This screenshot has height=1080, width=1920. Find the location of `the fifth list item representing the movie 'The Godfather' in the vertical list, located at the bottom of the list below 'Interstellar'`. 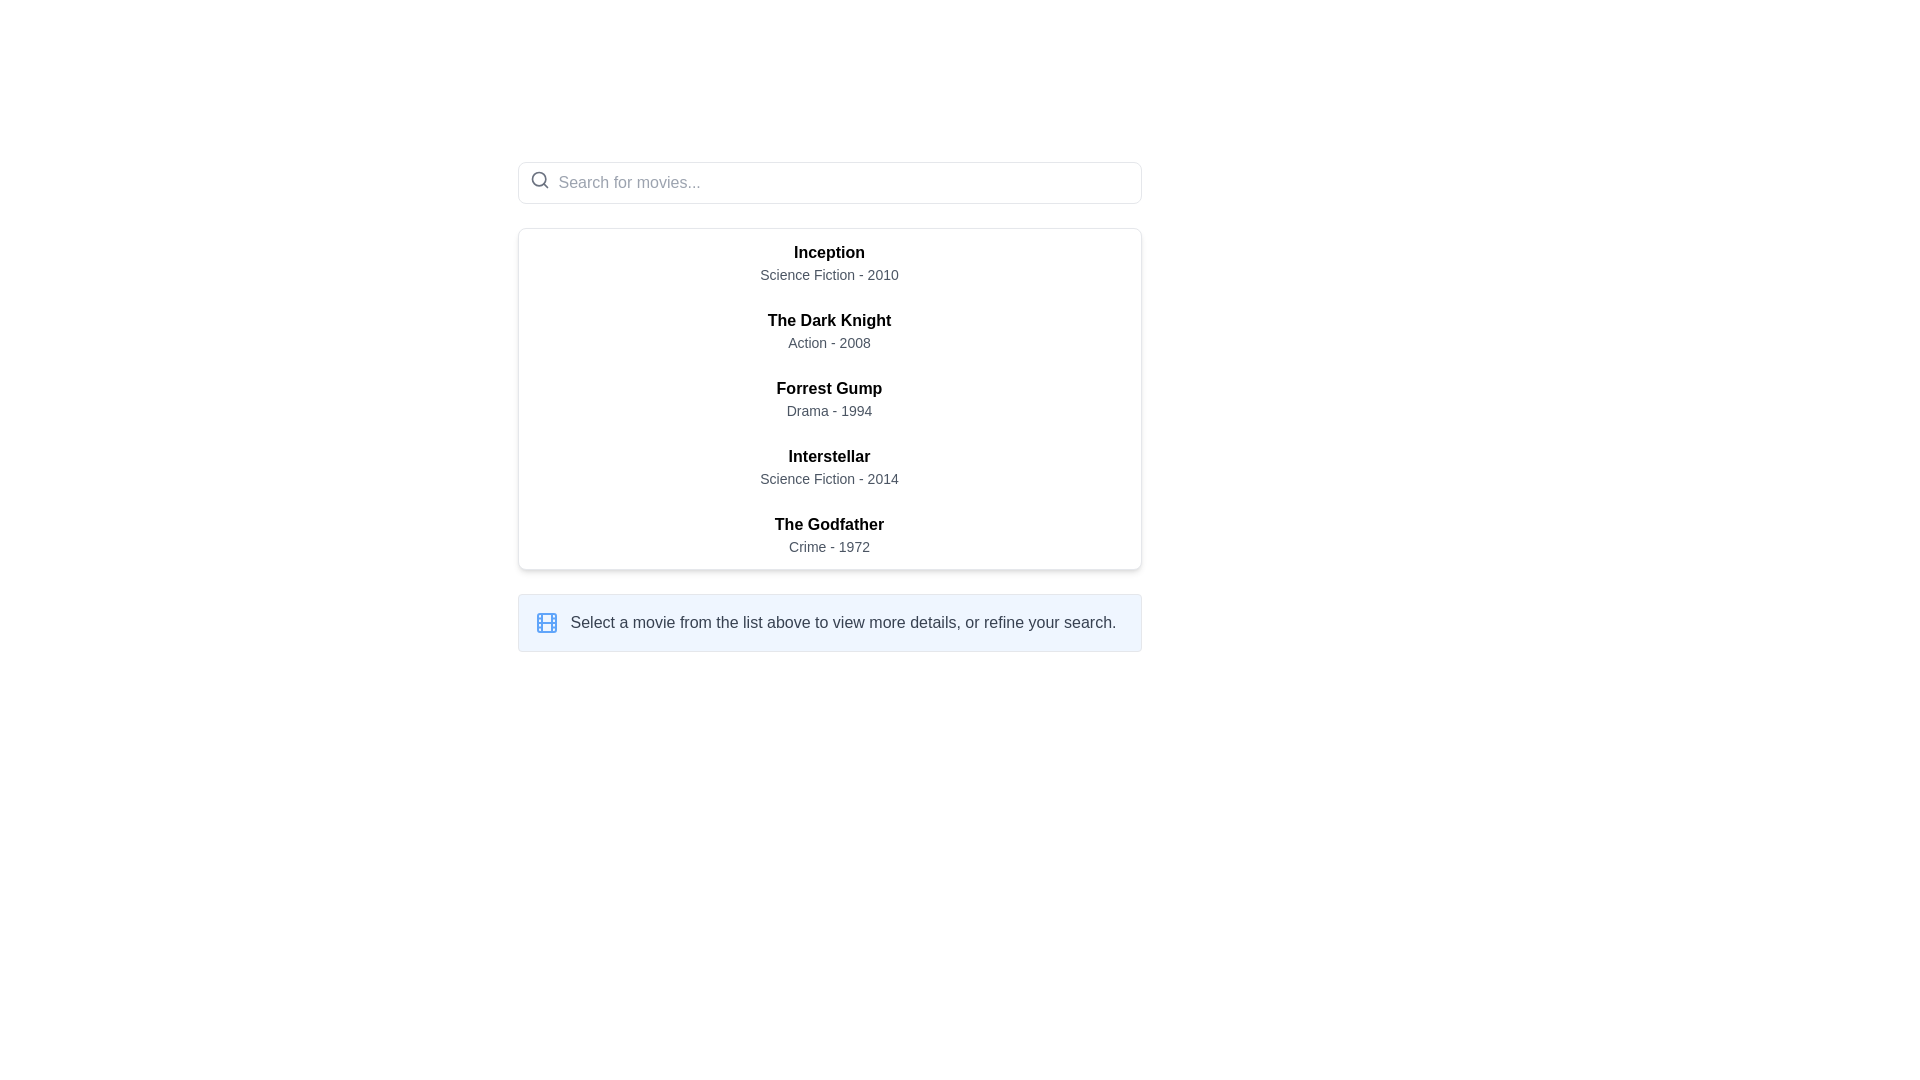

the fifth list item representing the movie 'The Godfather' in the vertical list, located at the bottom of the list below 'Interstellar' is located at coordinates (829, 534).